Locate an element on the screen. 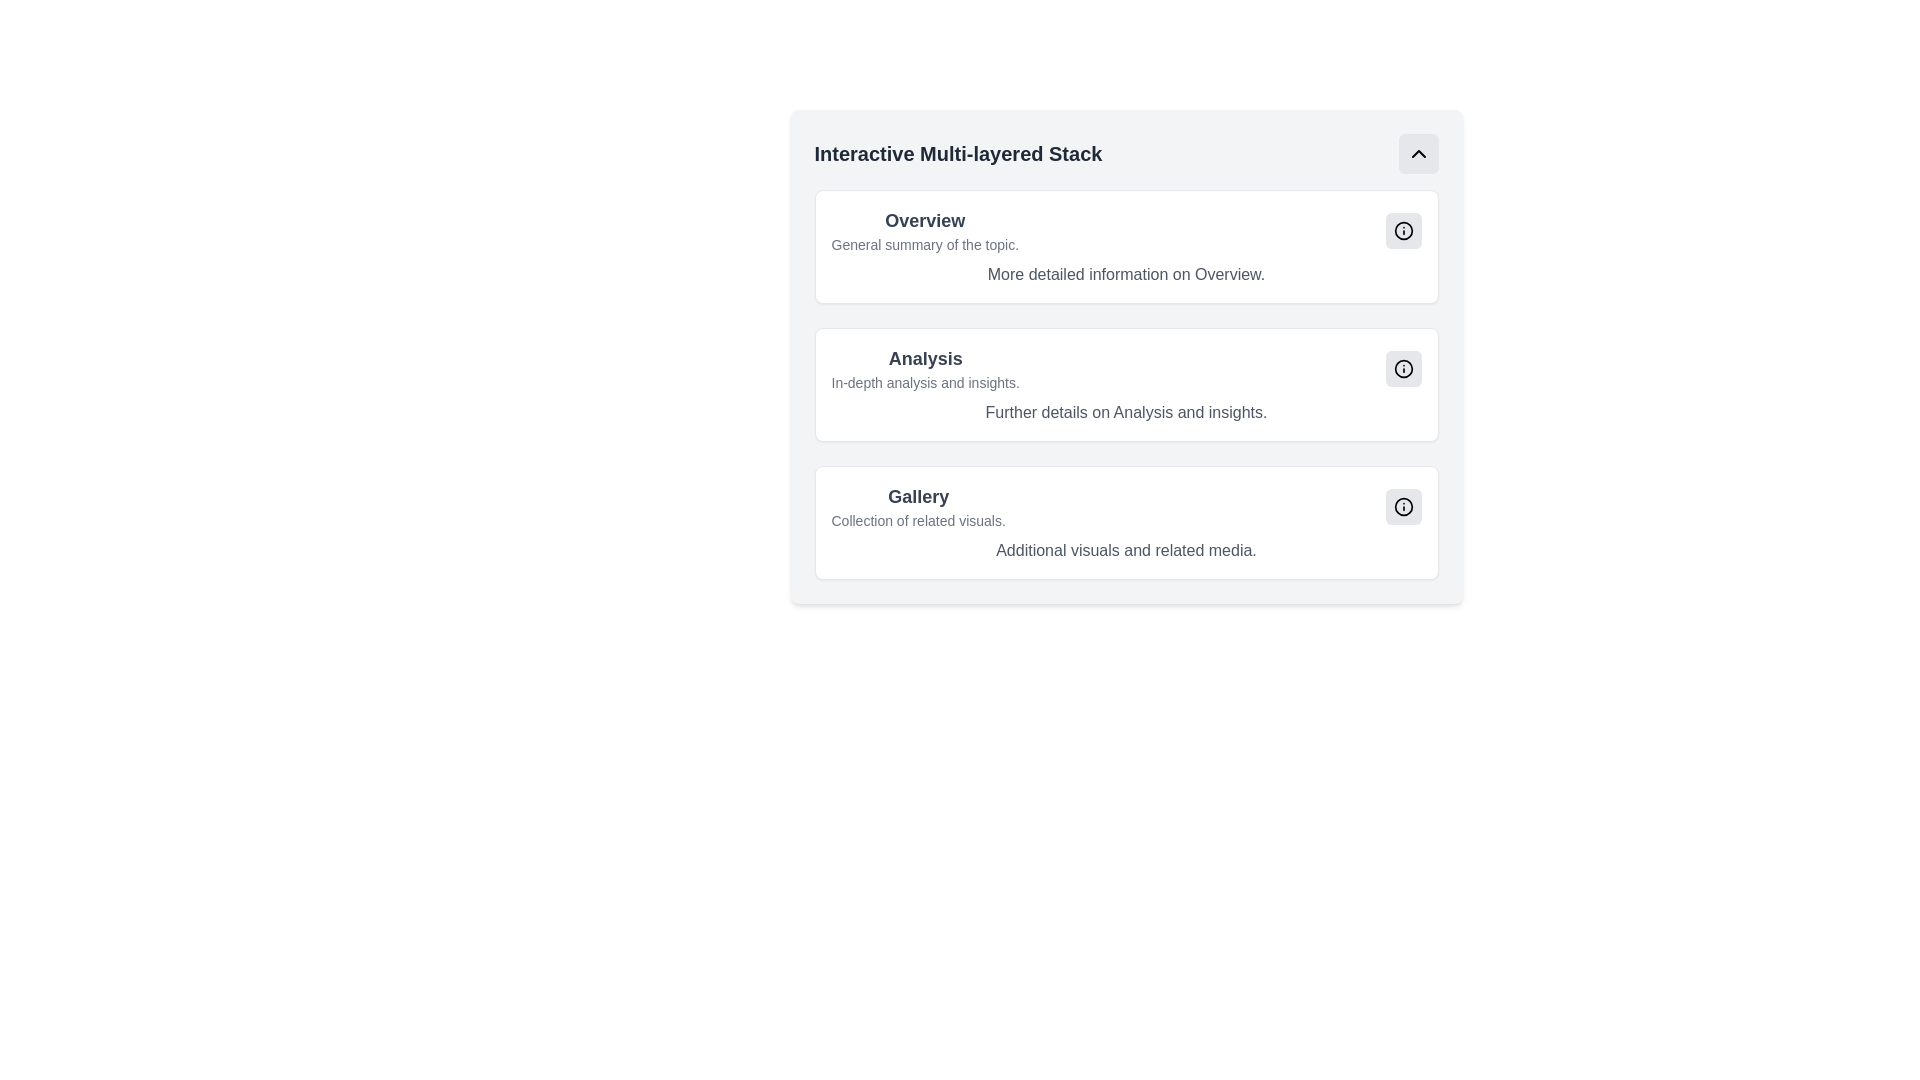 The width and height of the screenshot is (1920, 1080). the chevron icon located at the upper-right corner of the 'Interactive Multi-layered Stack' section is located at coordinates (1417, 153).